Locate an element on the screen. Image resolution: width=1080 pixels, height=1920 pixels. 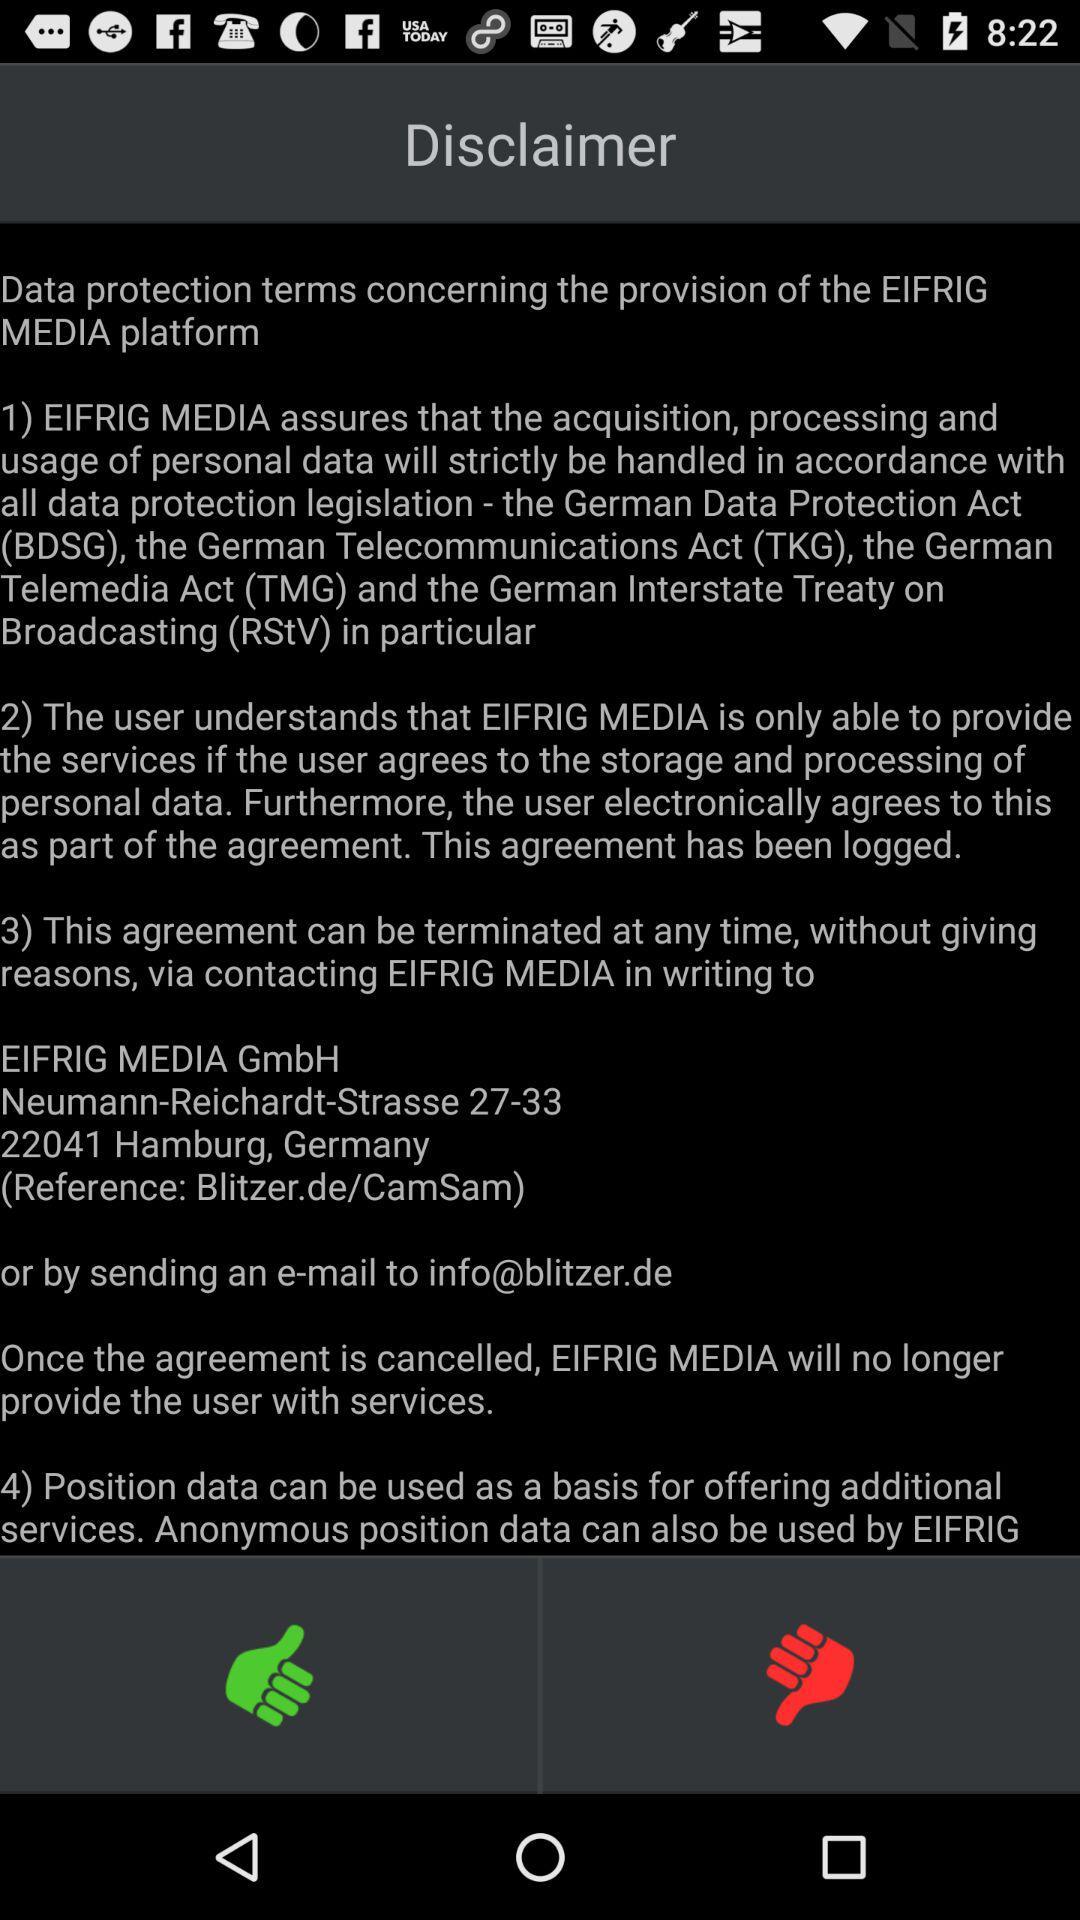
consent to the aggreement is located at coordinates (270, 1674).